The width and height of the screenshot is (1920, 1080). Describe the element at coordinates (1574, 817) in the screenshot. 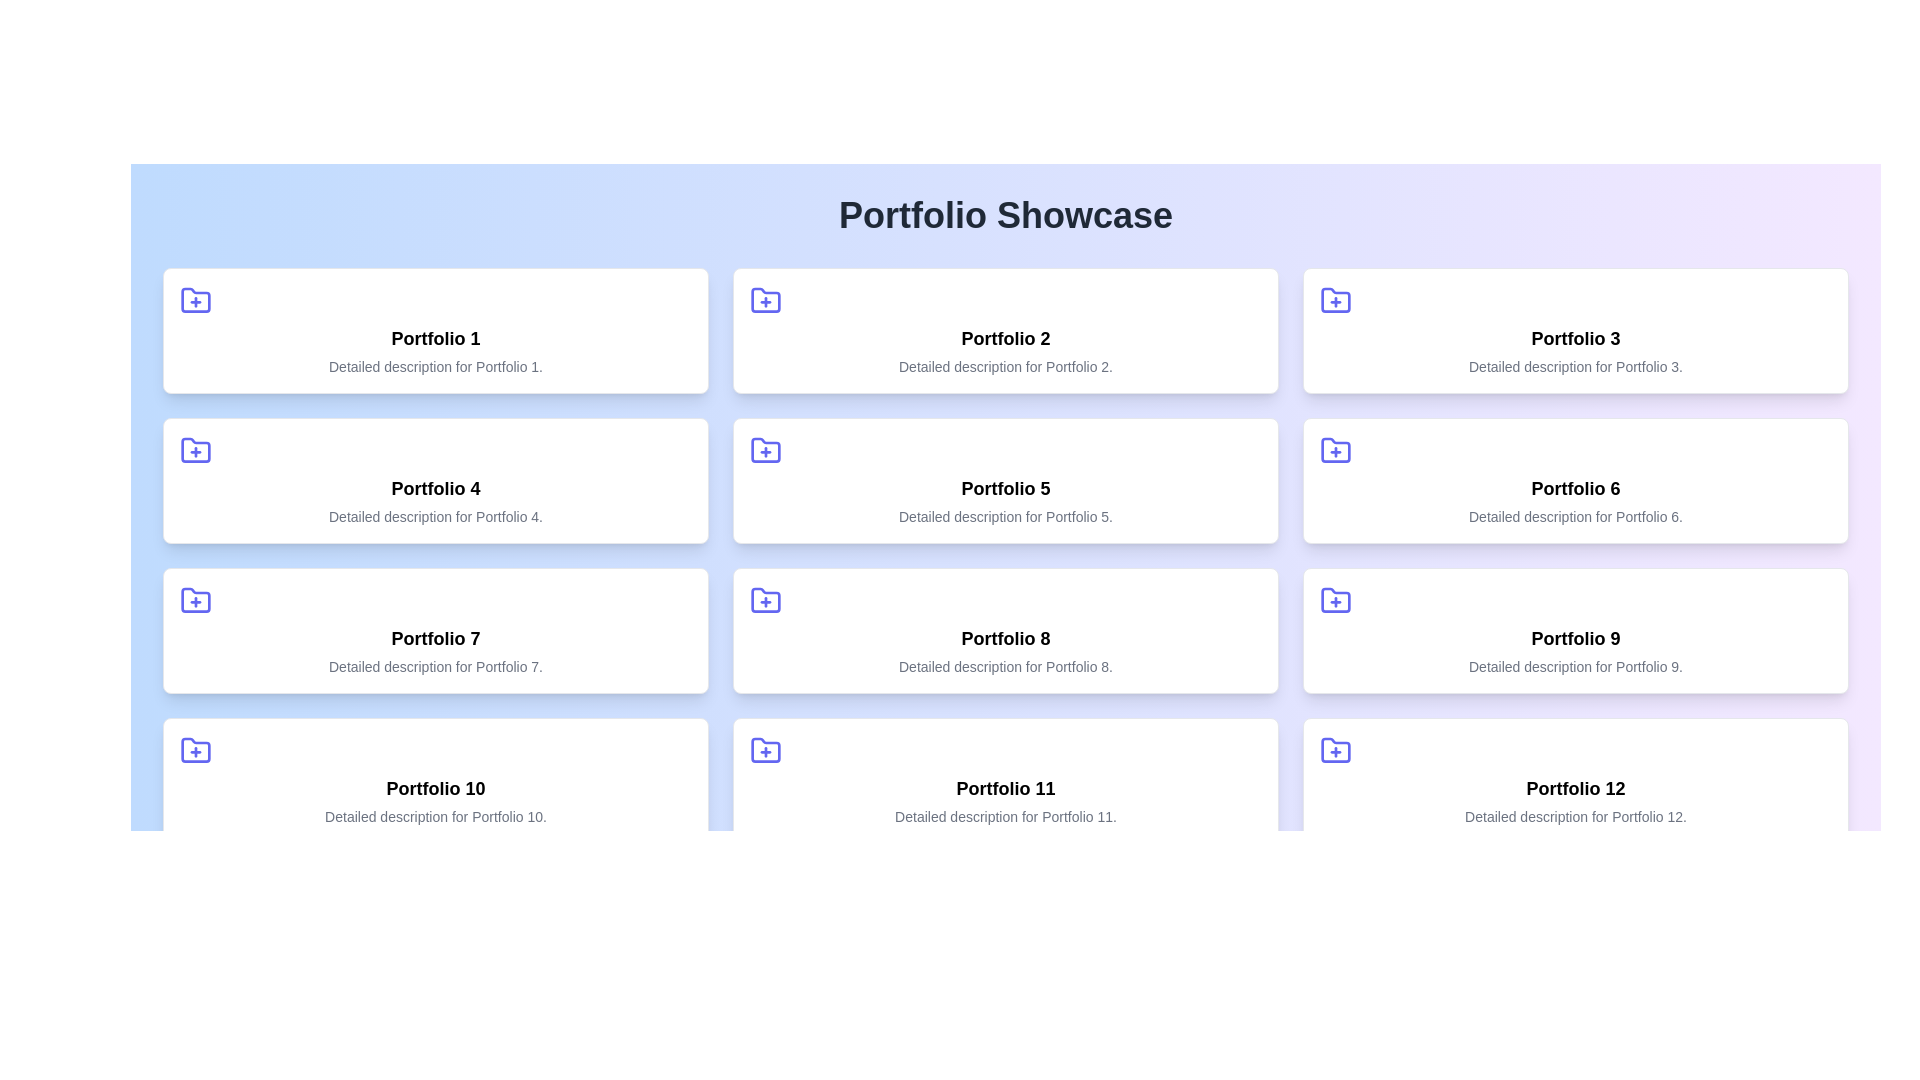

I see `the descriptive text element located below the title 'Portfolio 12' in the last card of the grid layout` at that location.